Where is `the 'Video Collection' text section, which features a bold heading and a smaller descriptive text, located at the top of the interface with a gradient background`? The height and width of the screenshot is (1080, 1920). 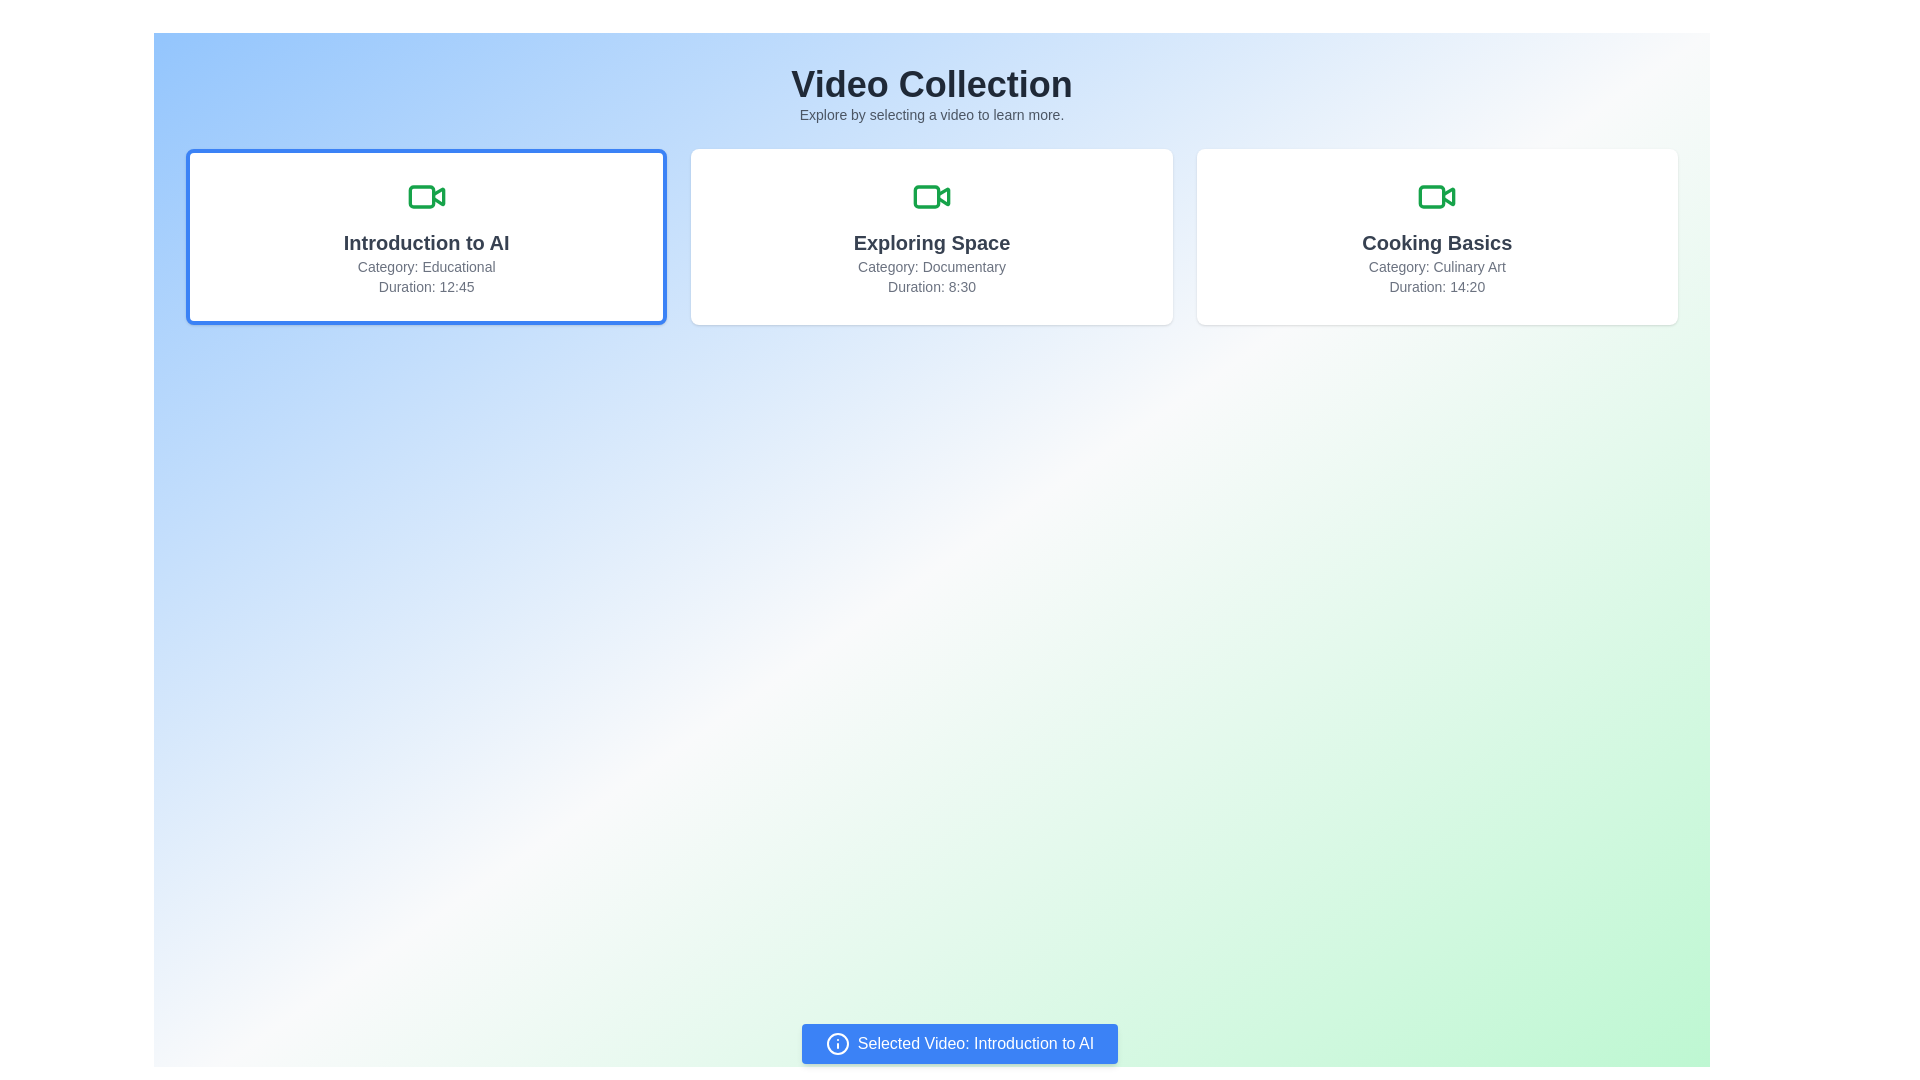
the 'Video Collection' text section, which features a bold heading and a smaller descriptive text, located at the top of the interface with a gradient background is located at coordinates (930, 95).